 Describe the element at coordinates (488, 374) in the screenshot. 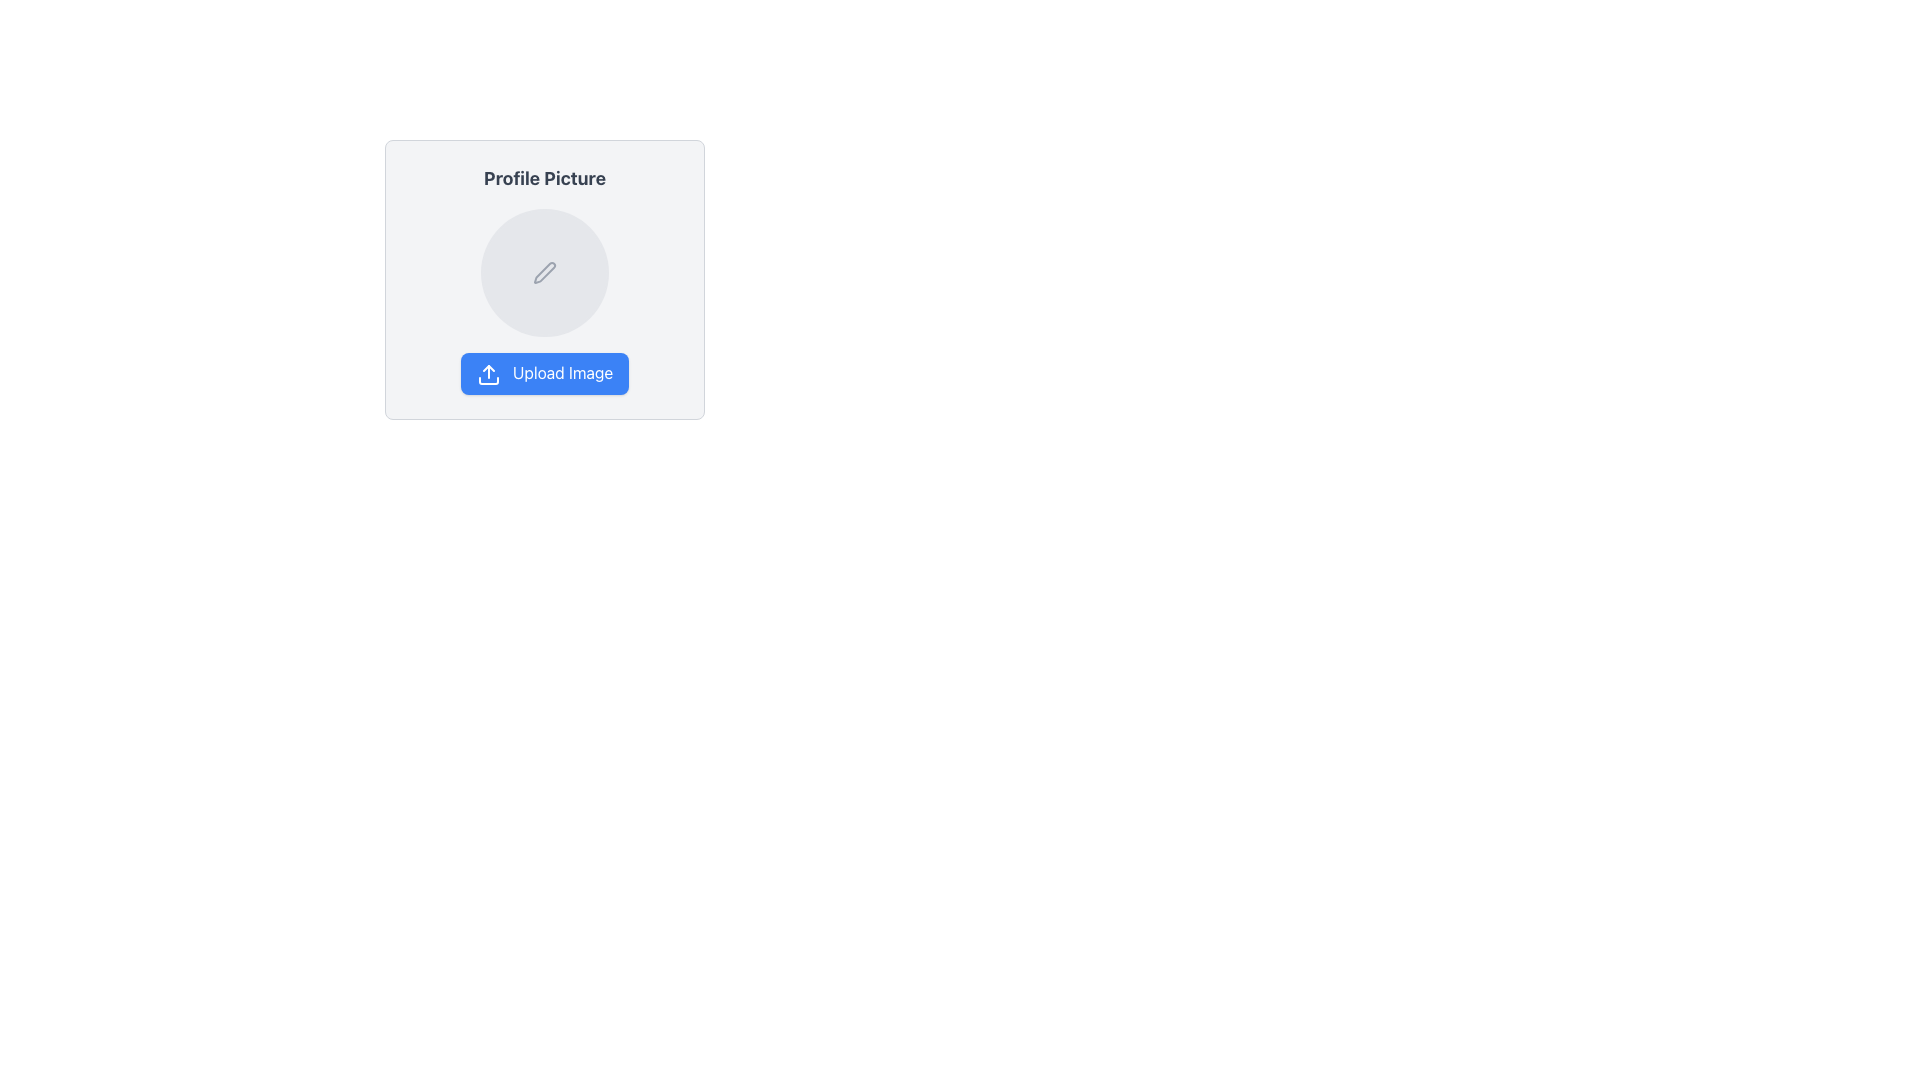

I see `the upload icon located on the left side of the 'Upload Image' button` at that location.